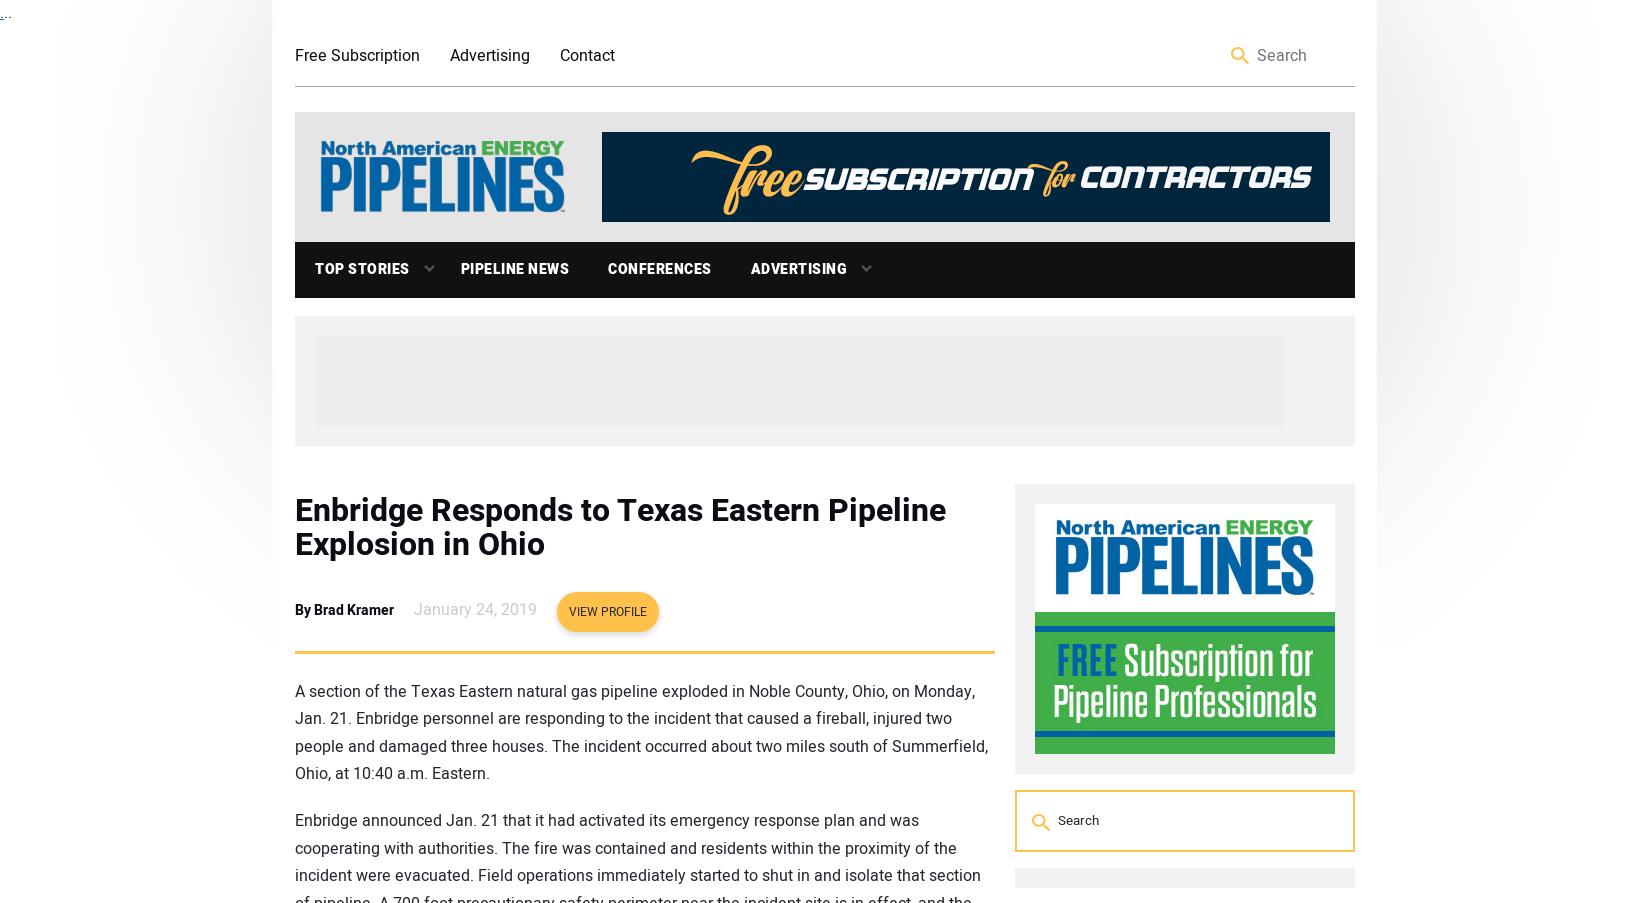 The width and height of the screenshot is (1650, 903). What do you see at coordinates (295, 54) in the screenshot?
I see `'Free Subscription'` at bounding box center [295, 54].